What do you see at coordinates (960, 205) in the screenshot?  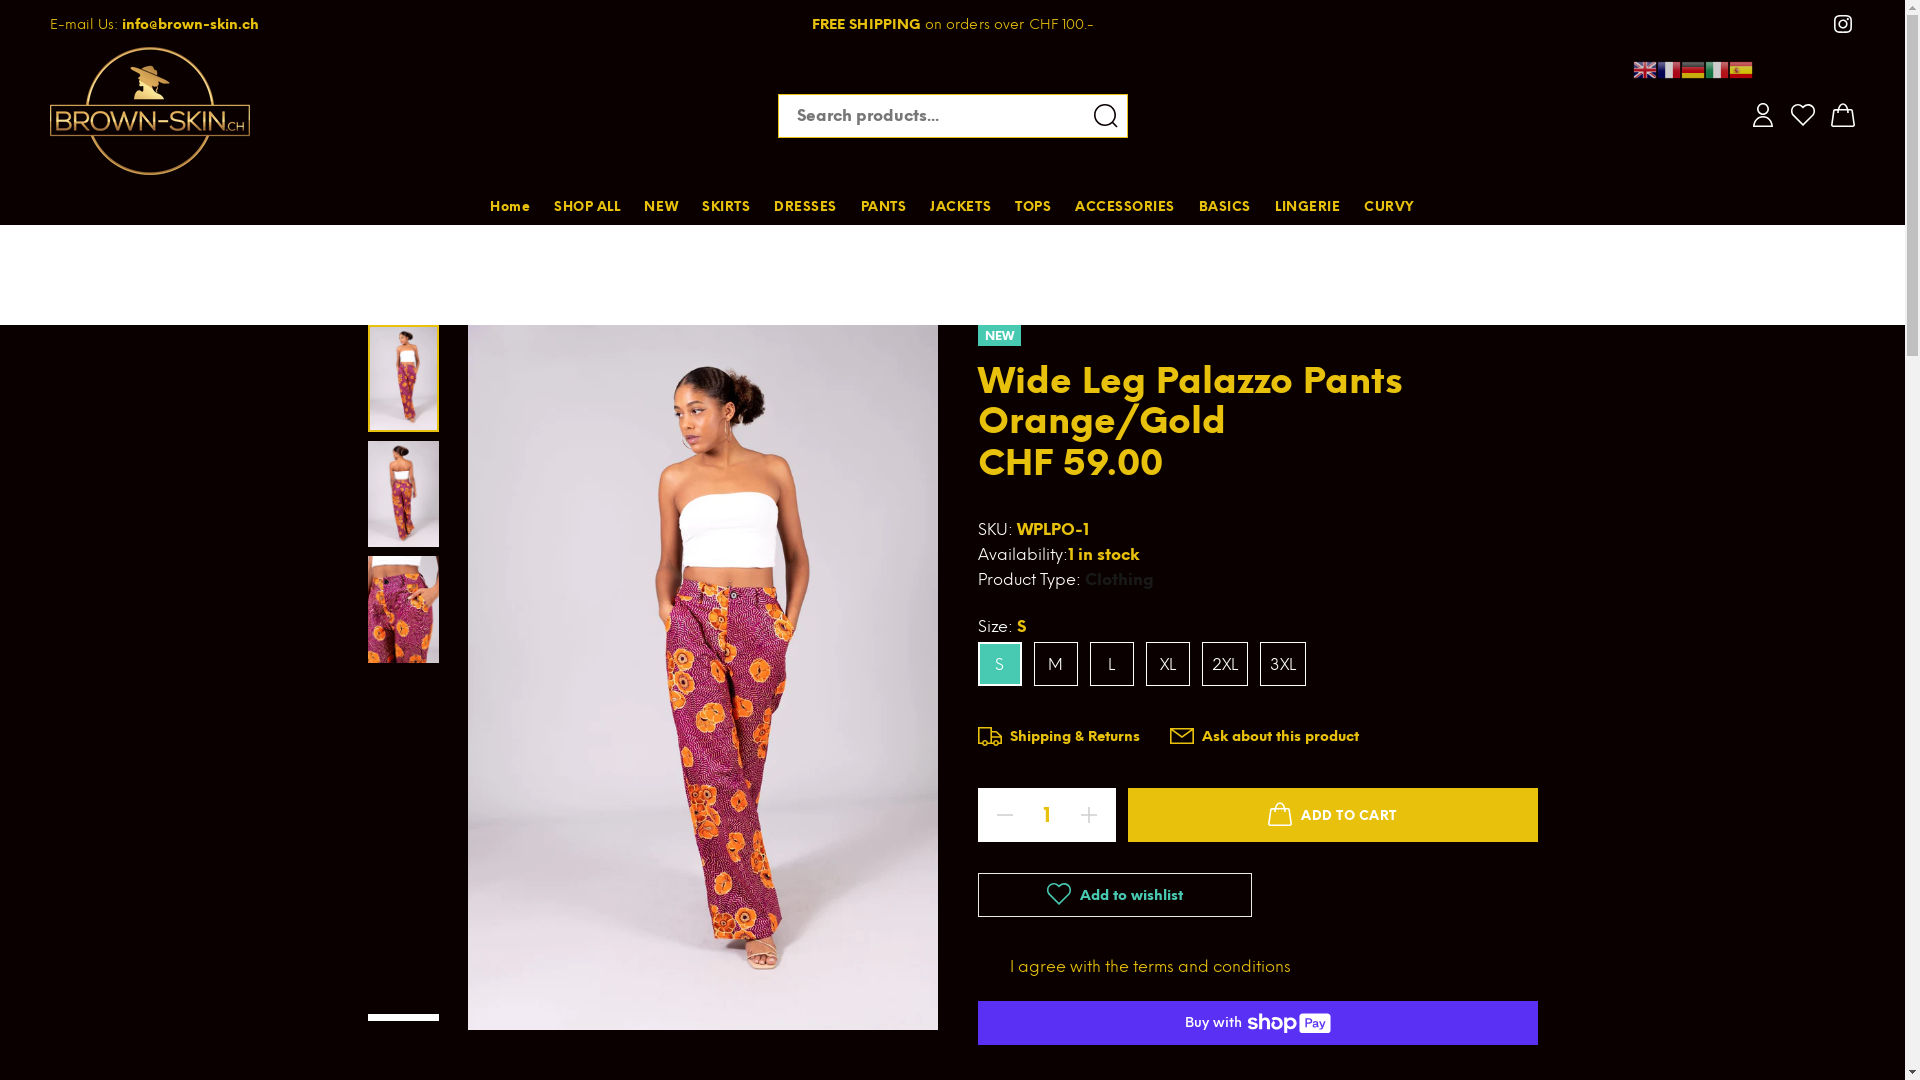 I see `'JACKETS'` at bounding box center [960, 205].